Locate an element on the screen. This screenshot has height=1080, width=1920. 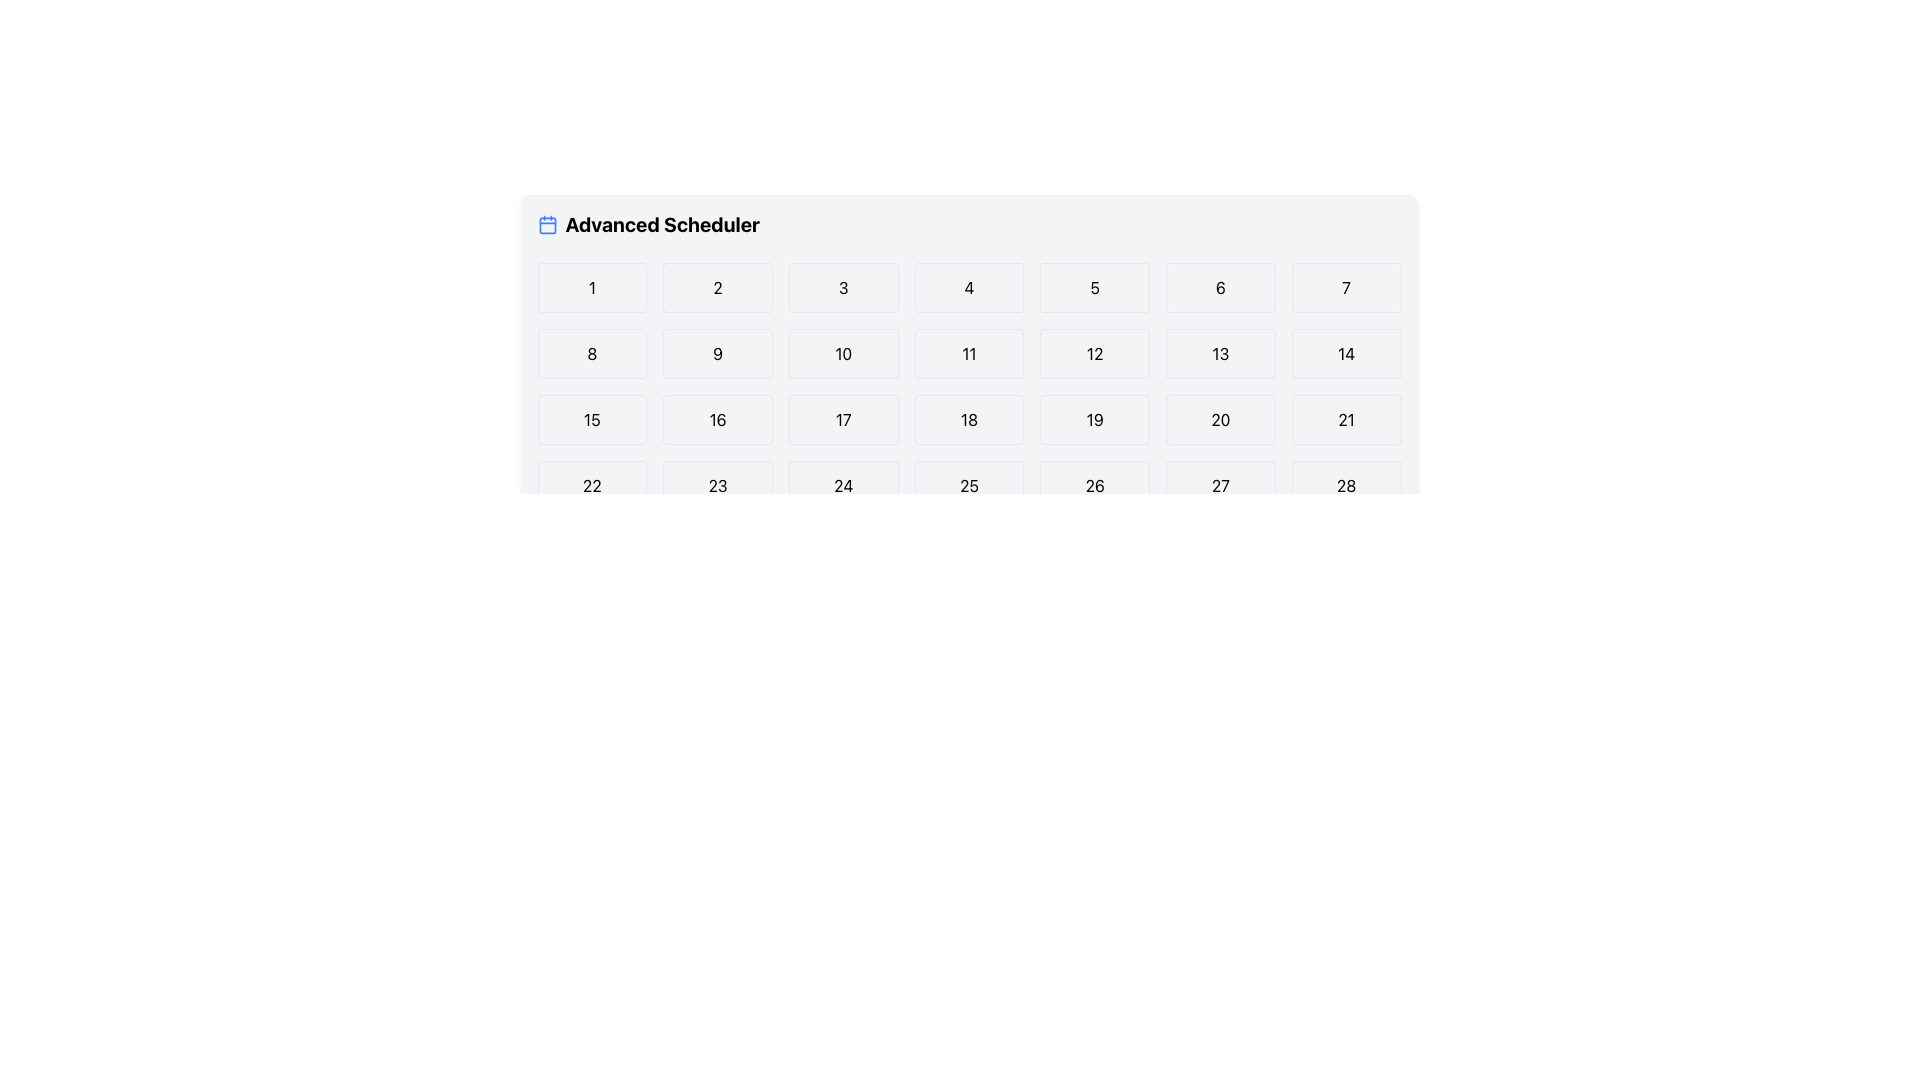
the button that represents the selectable date '15' in the grid layout, located in the third row and first column below the label 'Advanced Scheduler' to change its background color is located at coordinates (591, 419).